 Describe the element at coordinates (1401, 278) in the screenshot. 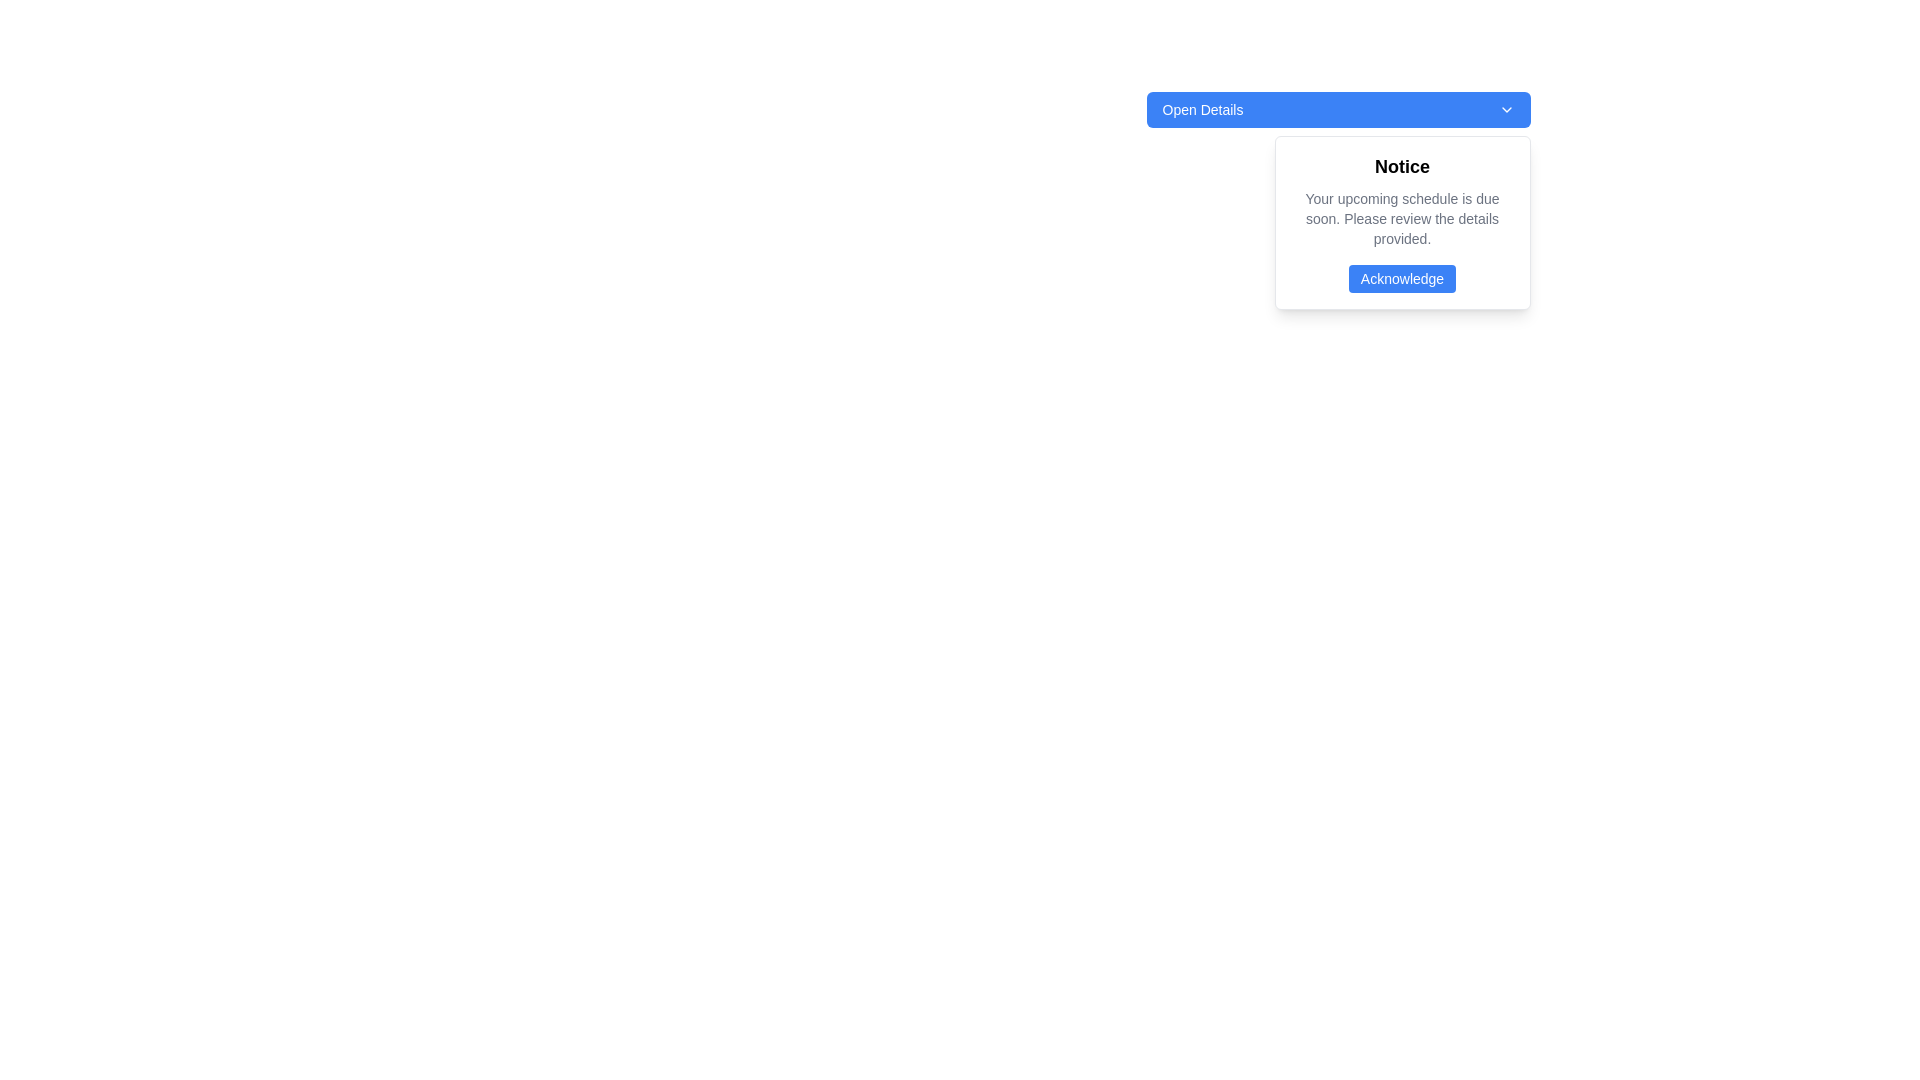

I see `the 'Acknowledge' button, which is a rectangular button with rounded corners and a blue background located at the bottom of the notification panel` at that location.